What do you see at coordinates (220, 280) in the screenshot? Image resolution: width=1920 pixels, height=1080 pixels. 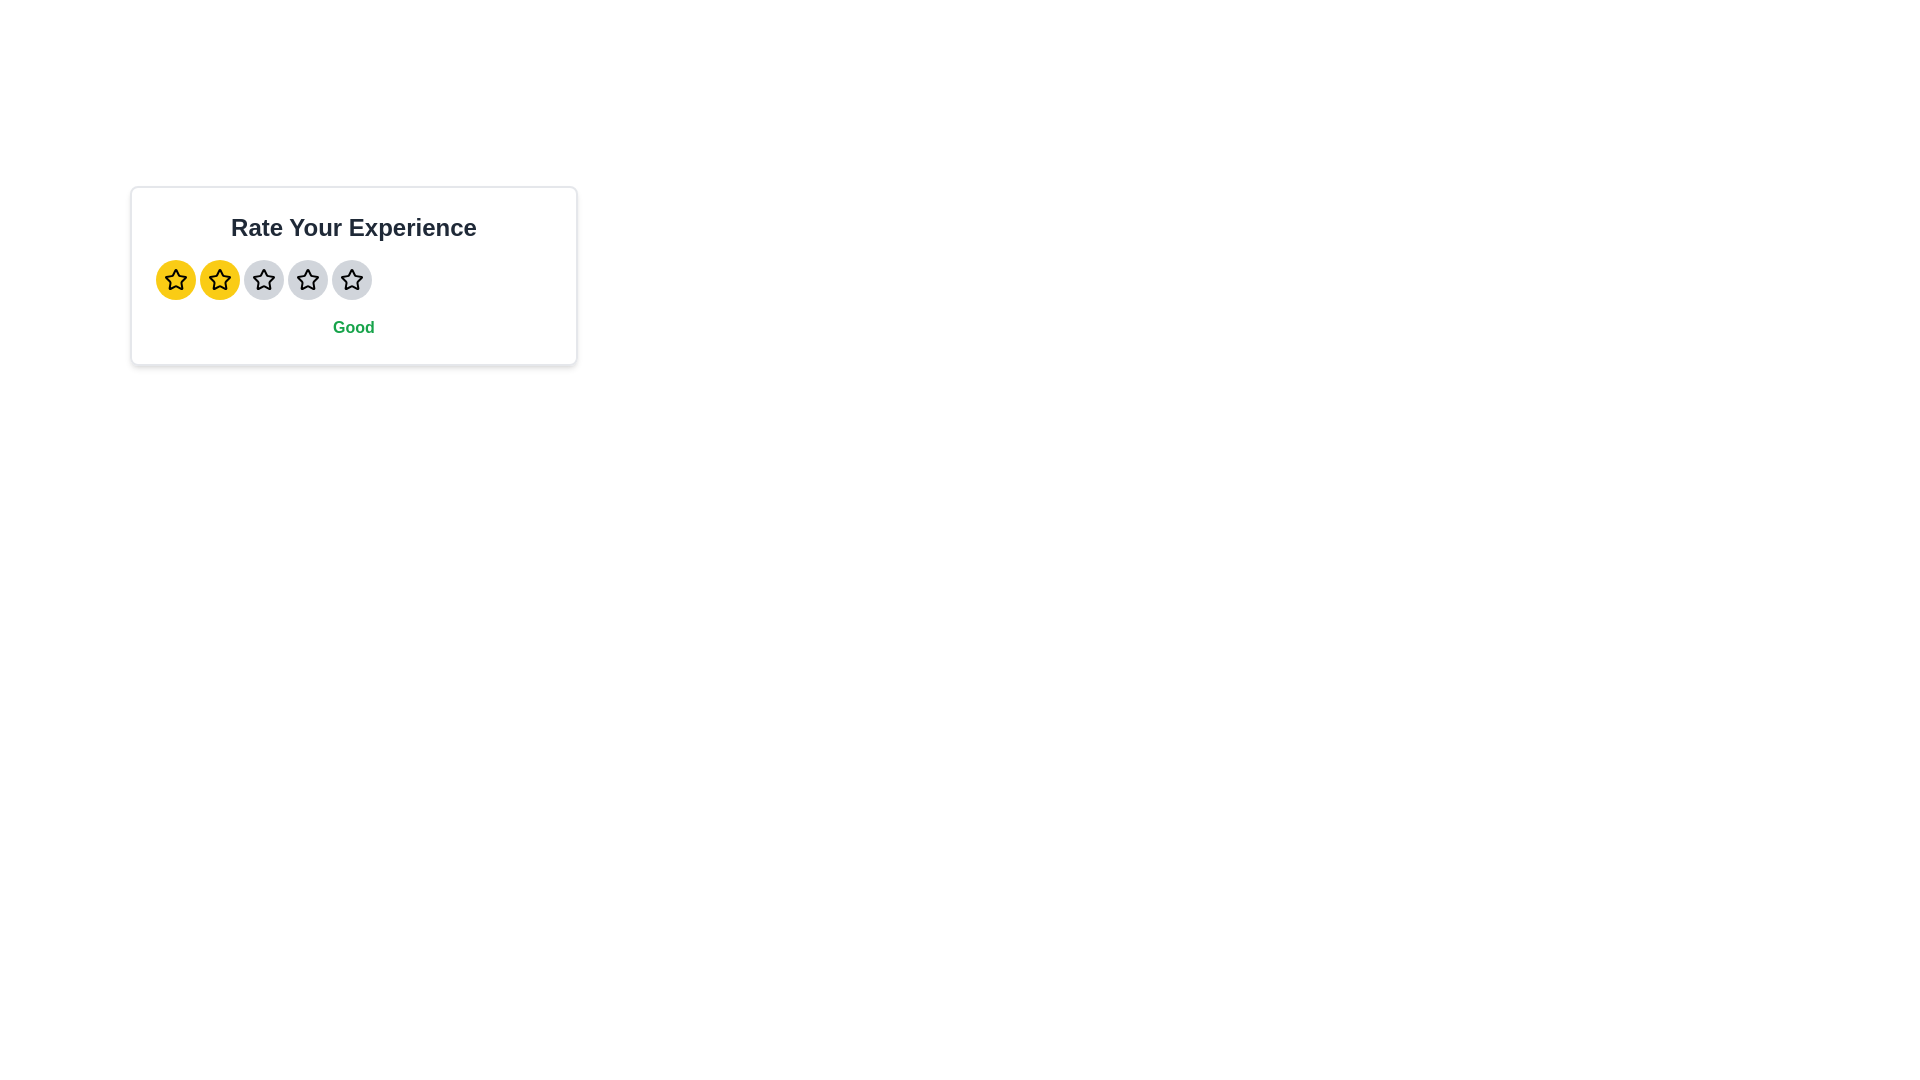 I see `the second star icon in the rating interface, which is enclosed within a yellow circular background` at bounding box center [220, 280].